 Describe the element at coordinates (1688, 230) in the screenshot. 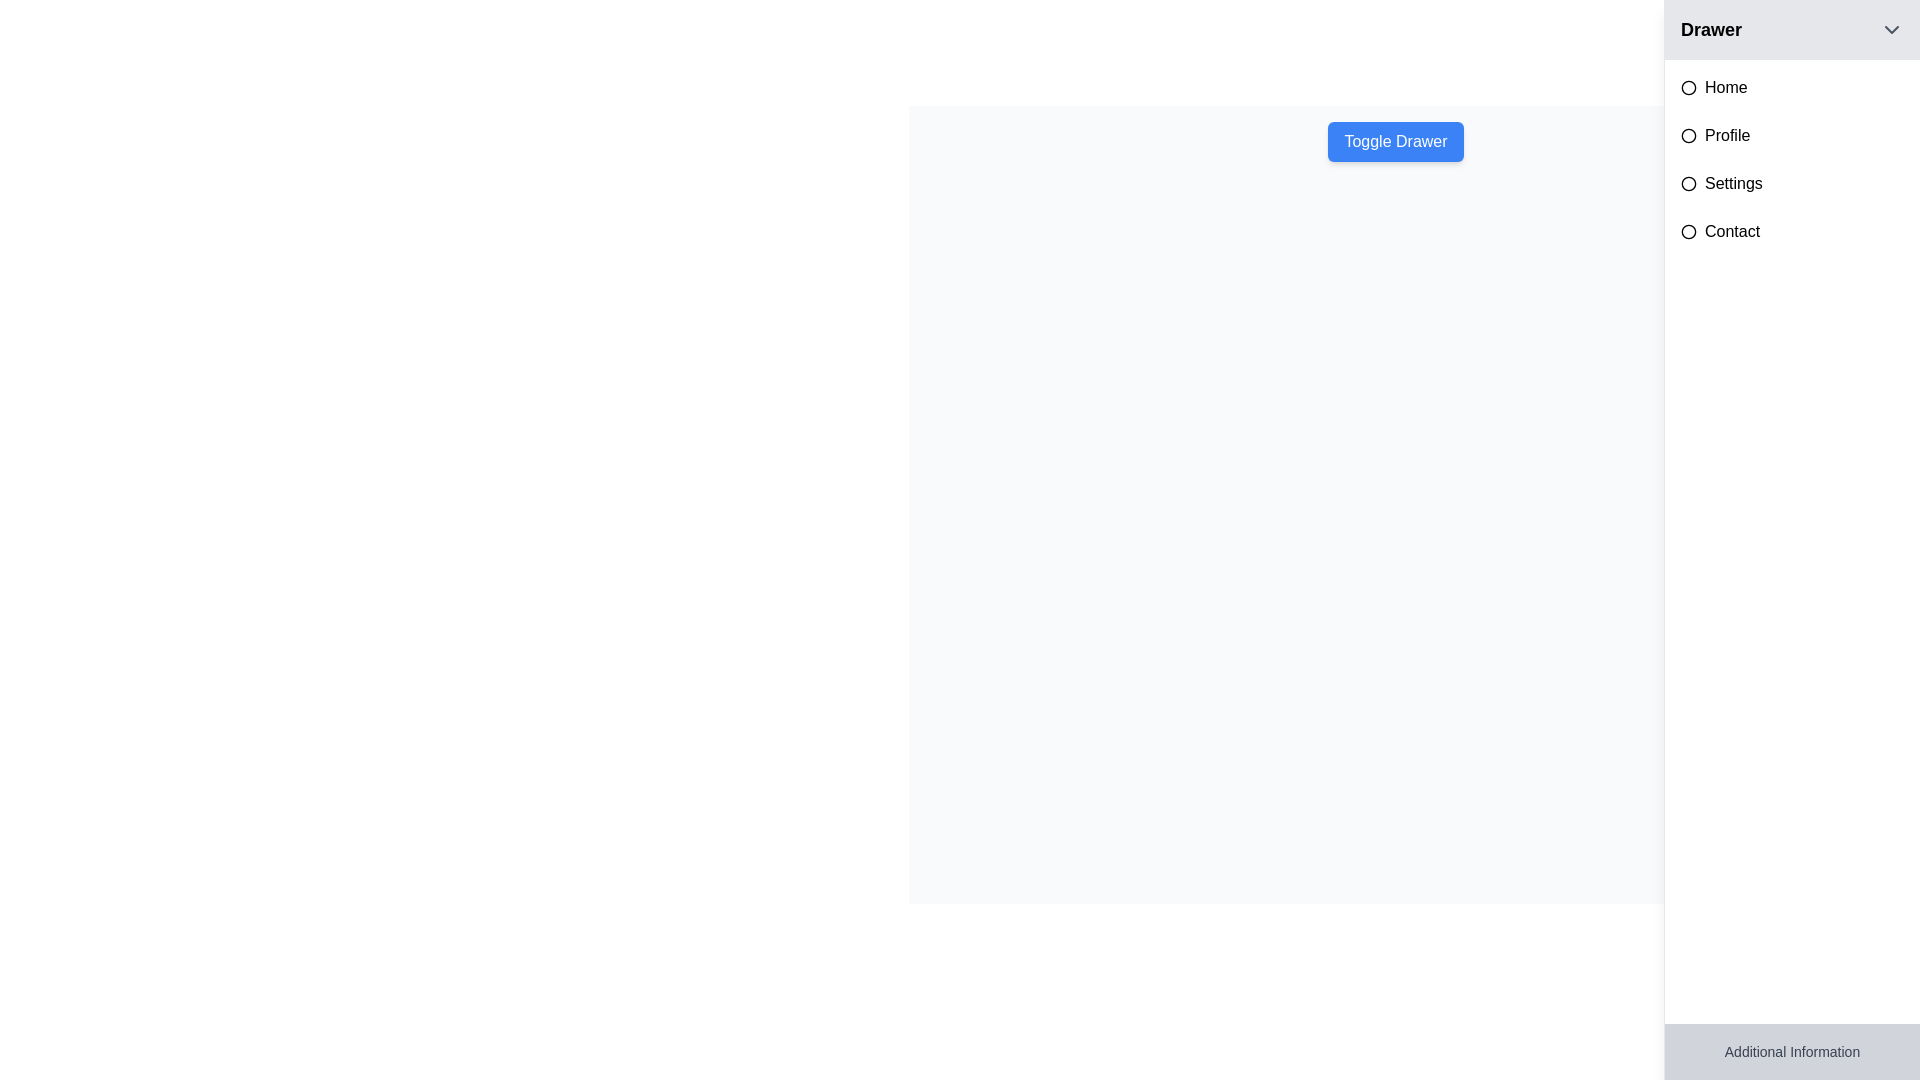

I see `the Circle icon located next to the 'Contact' option in the Drawer sidebar` at that location.